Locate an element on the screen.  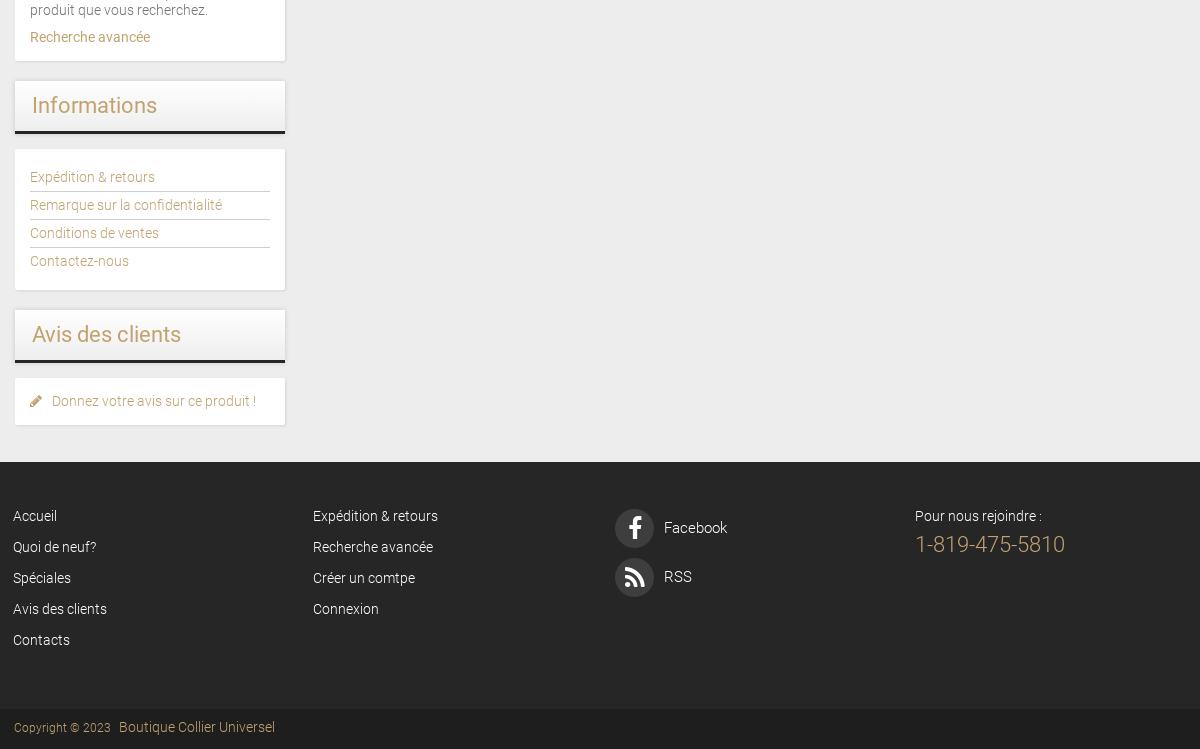
'Expédition & retours' is located at coordinates (92, 175).